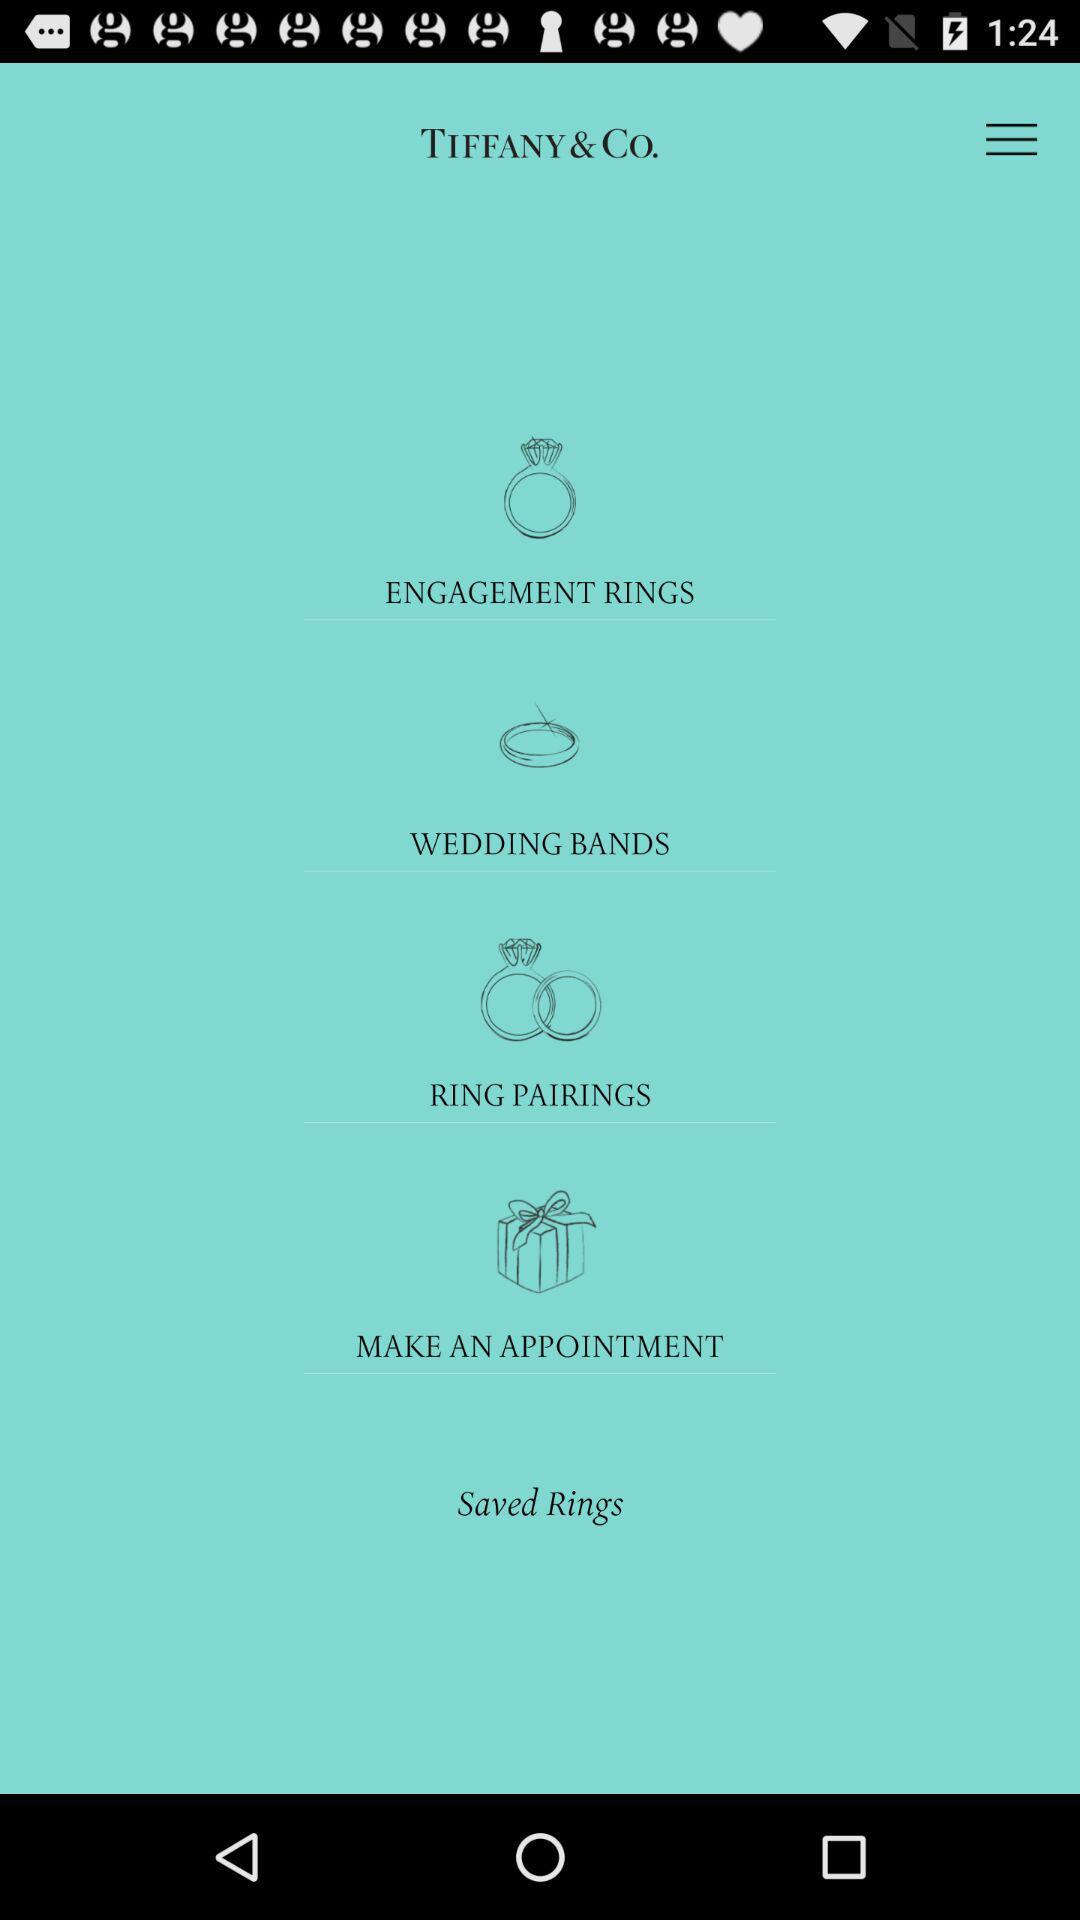 The width and height of the screenshot is (1080, 1920). What do you see at coordinates (540, 590) in the screenshot?
I see `the engagement rings icon` at bounding box center [540, 590].